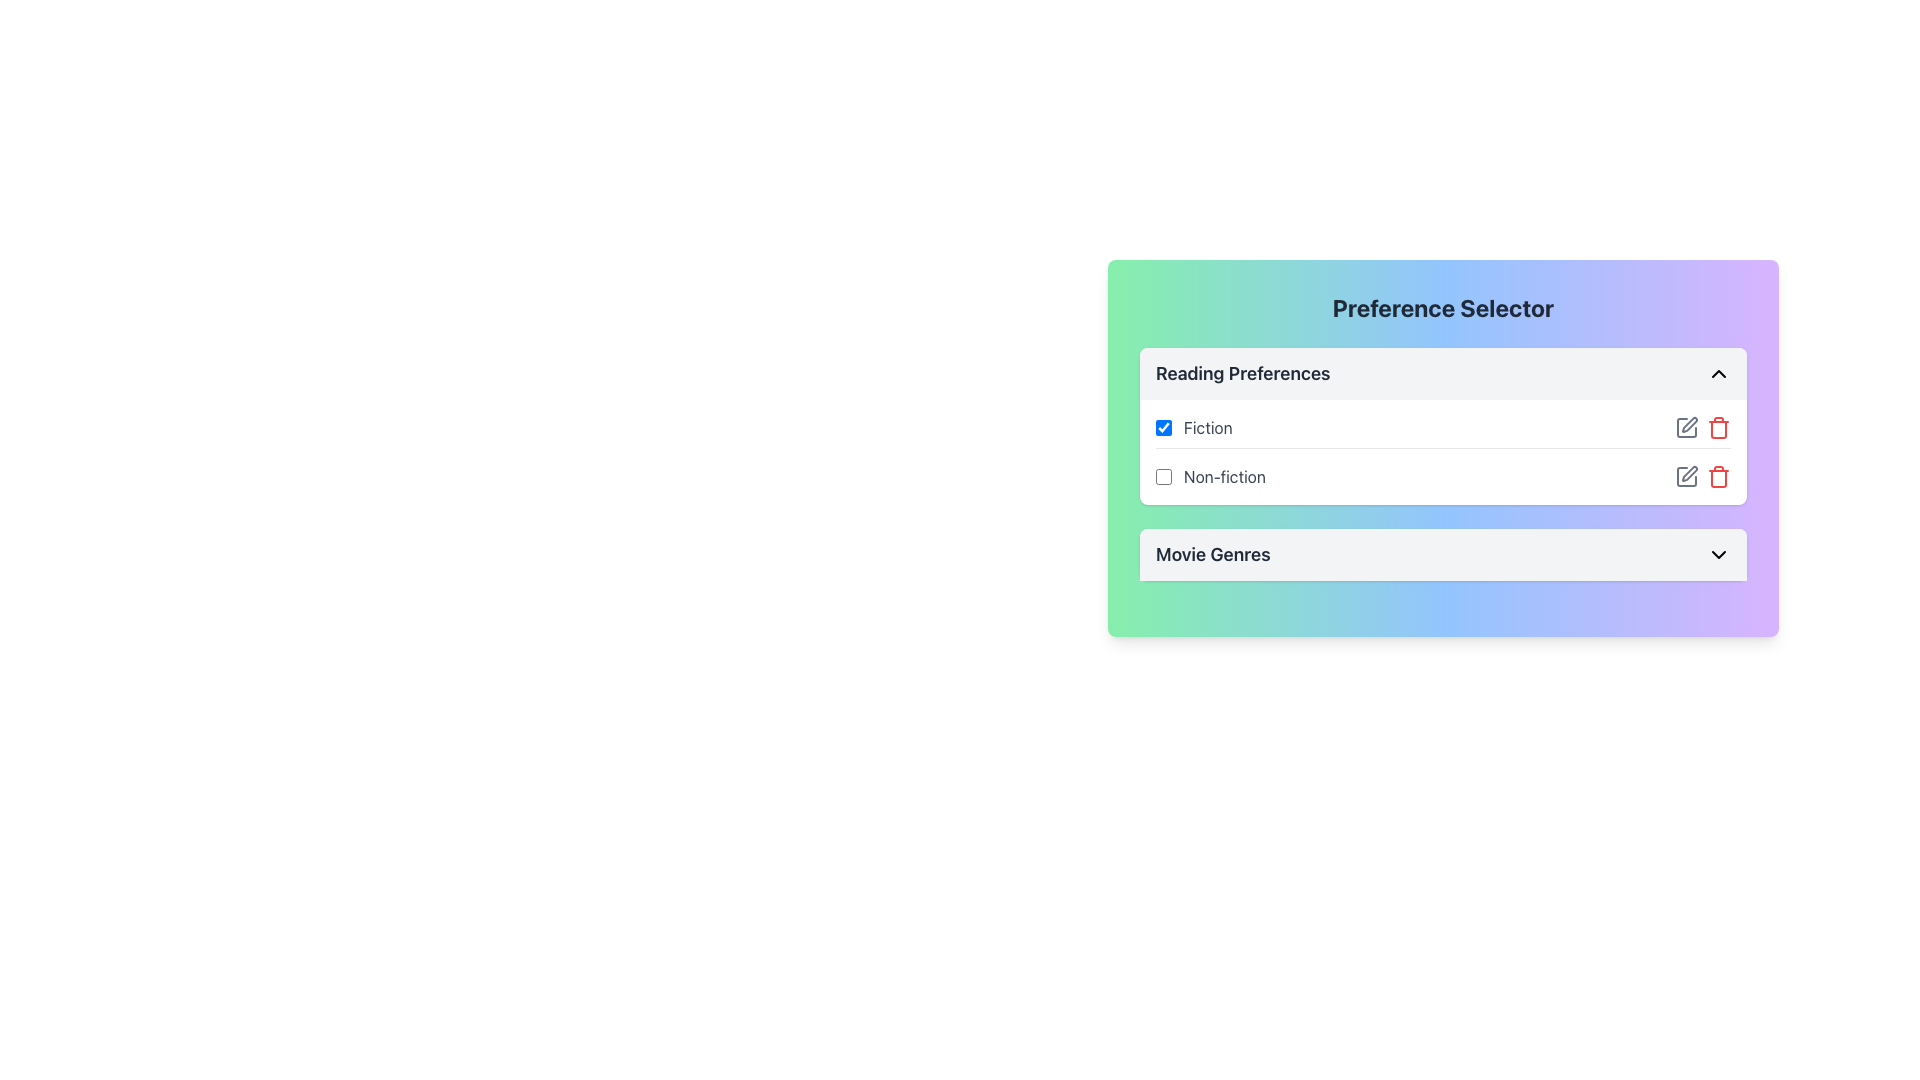  Describe the element at coordinates (1717, 555) in the screenshot. I see `the icon button located at the right side of the 'Movie Genres' header` at that location.